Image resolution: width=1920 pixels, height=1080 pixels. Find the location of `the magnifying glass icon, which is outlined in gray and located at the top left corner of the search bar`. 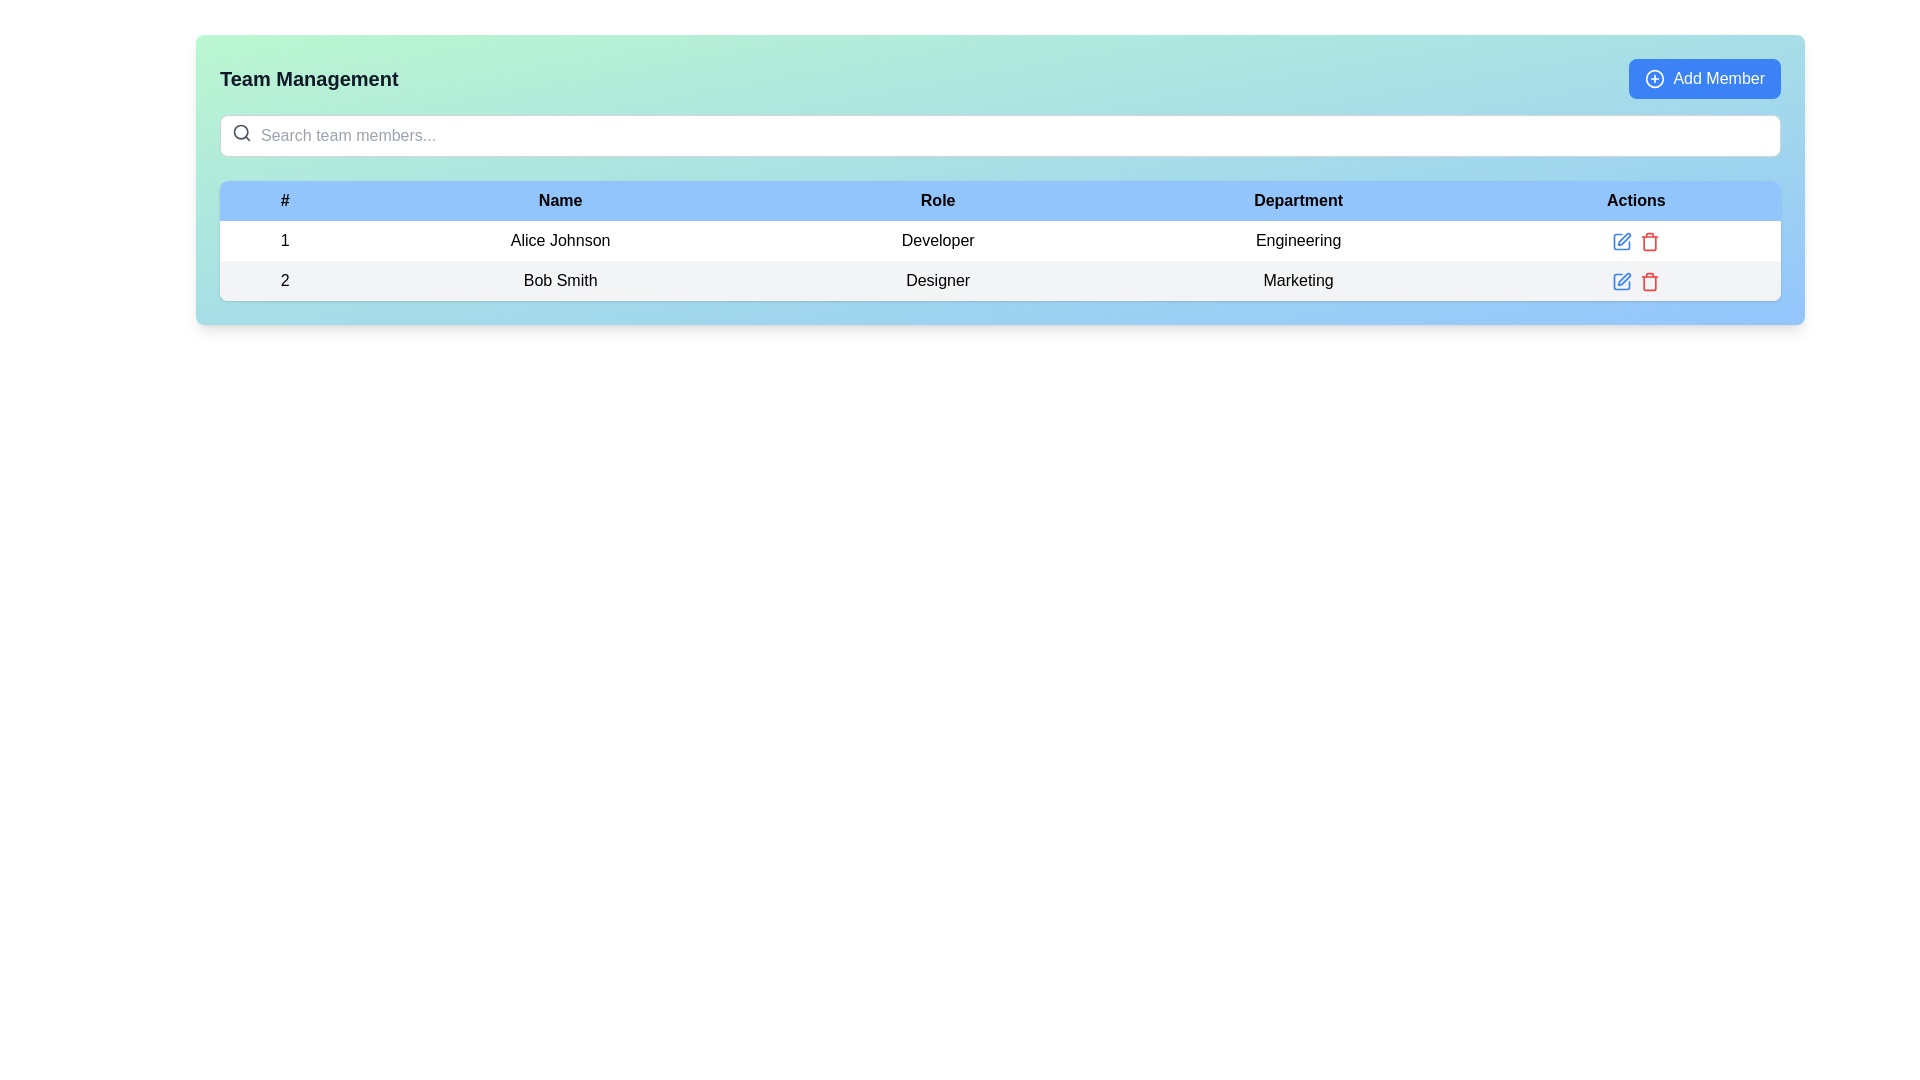

the magnifying glass icon, which is outlined in gray and located at the top left corner of the search bar is located at coordinates (240, 132).